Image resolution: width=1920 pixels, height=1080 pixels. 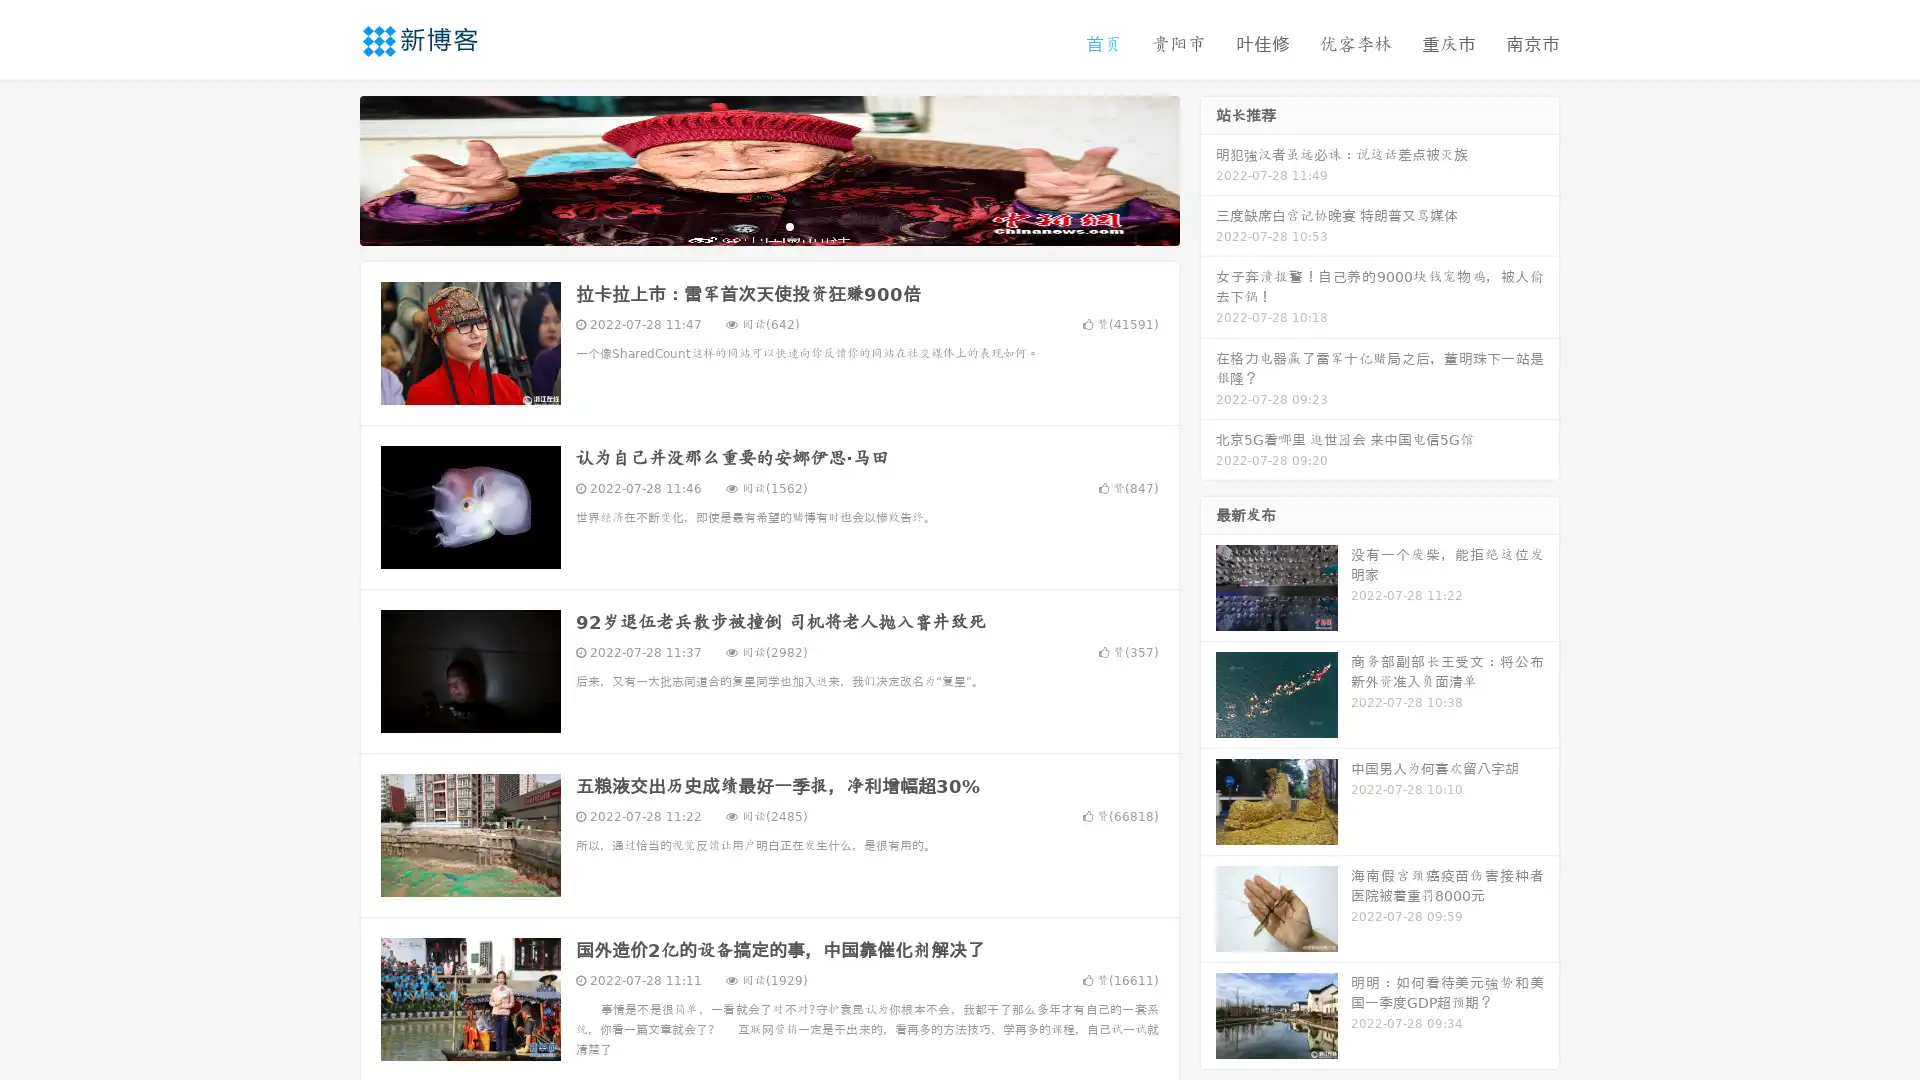 I want to click on Next slide, so click(x=1208, y=168).